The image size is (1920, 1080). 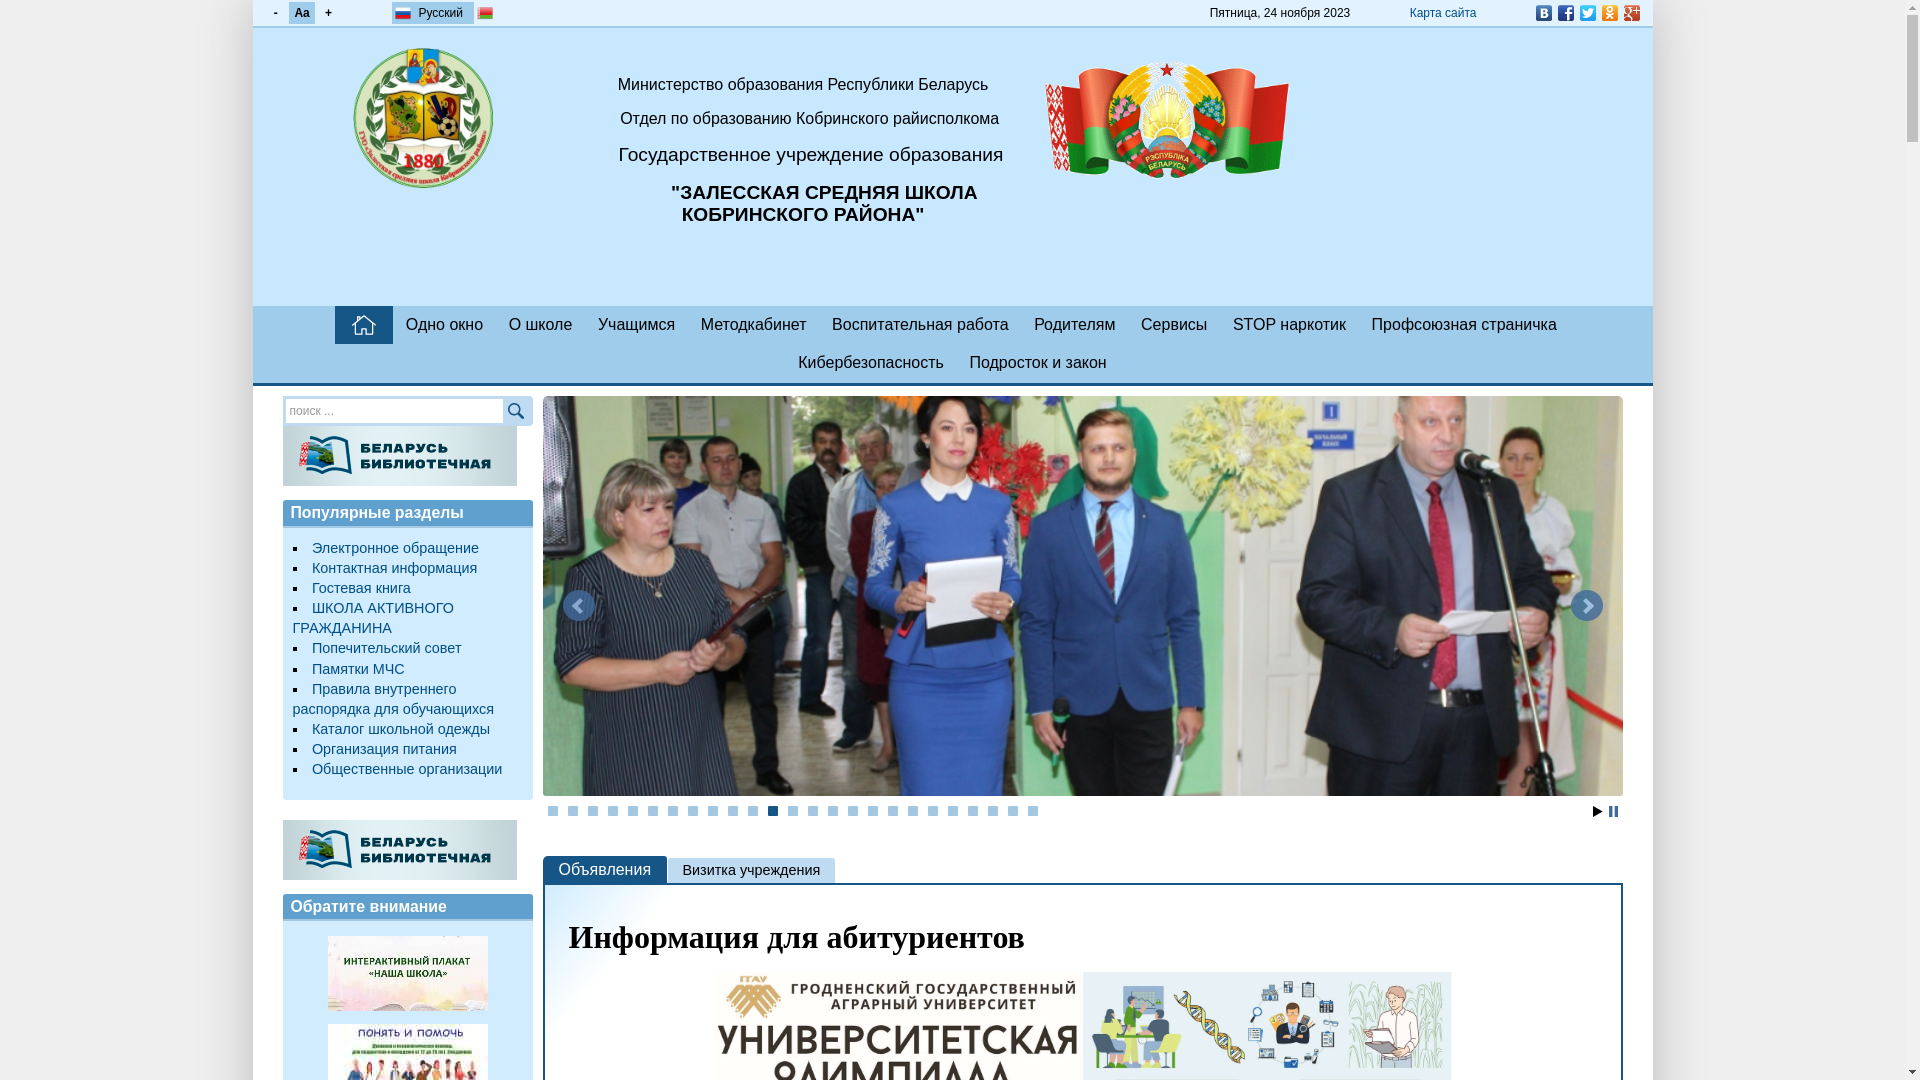 I want to click on '1', so click(x=552, y=810).